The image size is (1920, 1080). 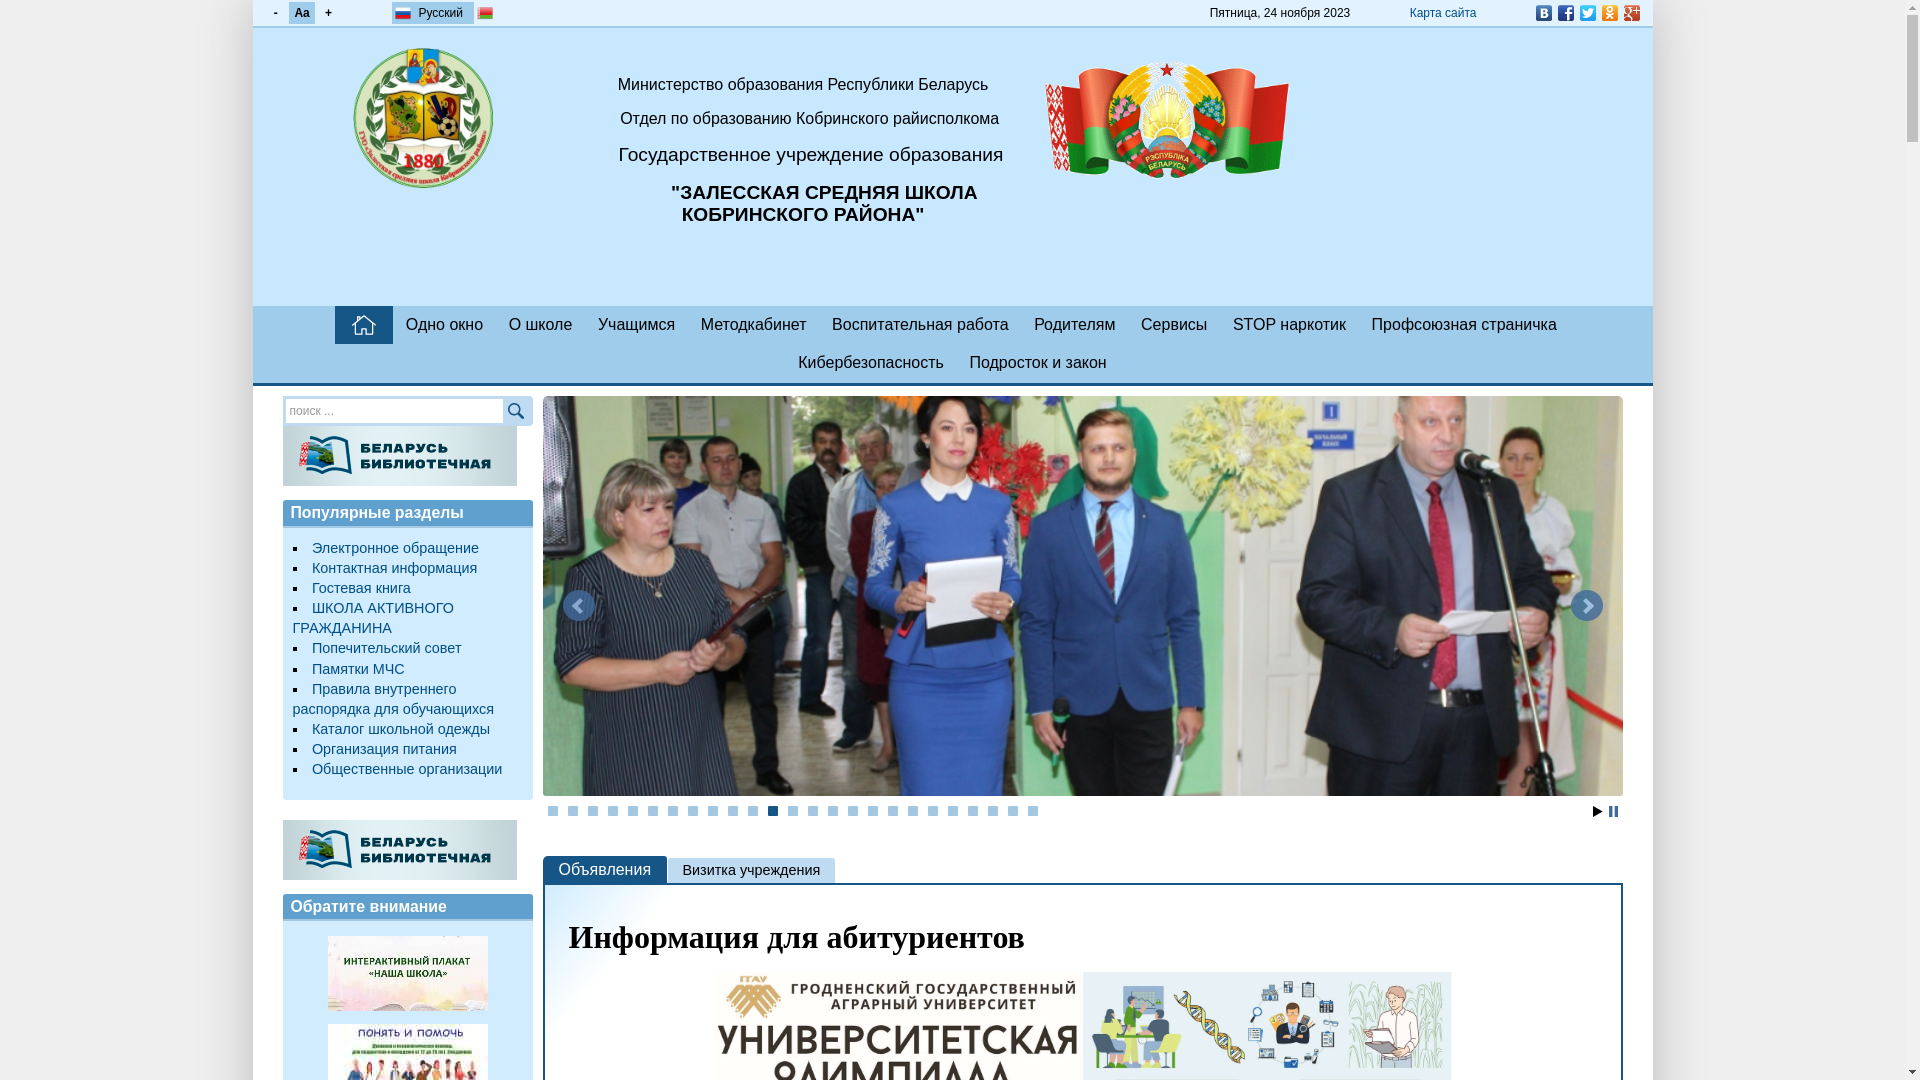 I want to click on '1', so click(x=552, y=810).